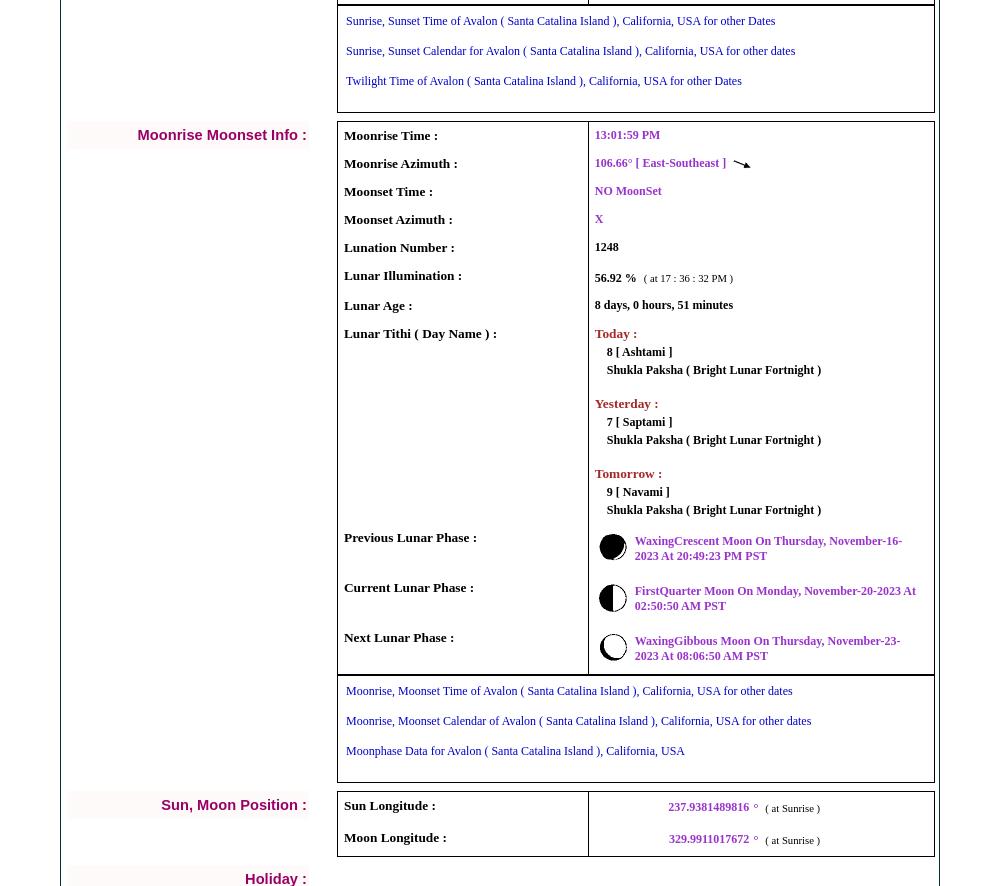  Describe the element at coordinates (344, 689) in the screenshot. I see `'Moonrise, Moonset Time of Avalon ( Santa Catalina Island ), California, USA for other dates'` at that location.